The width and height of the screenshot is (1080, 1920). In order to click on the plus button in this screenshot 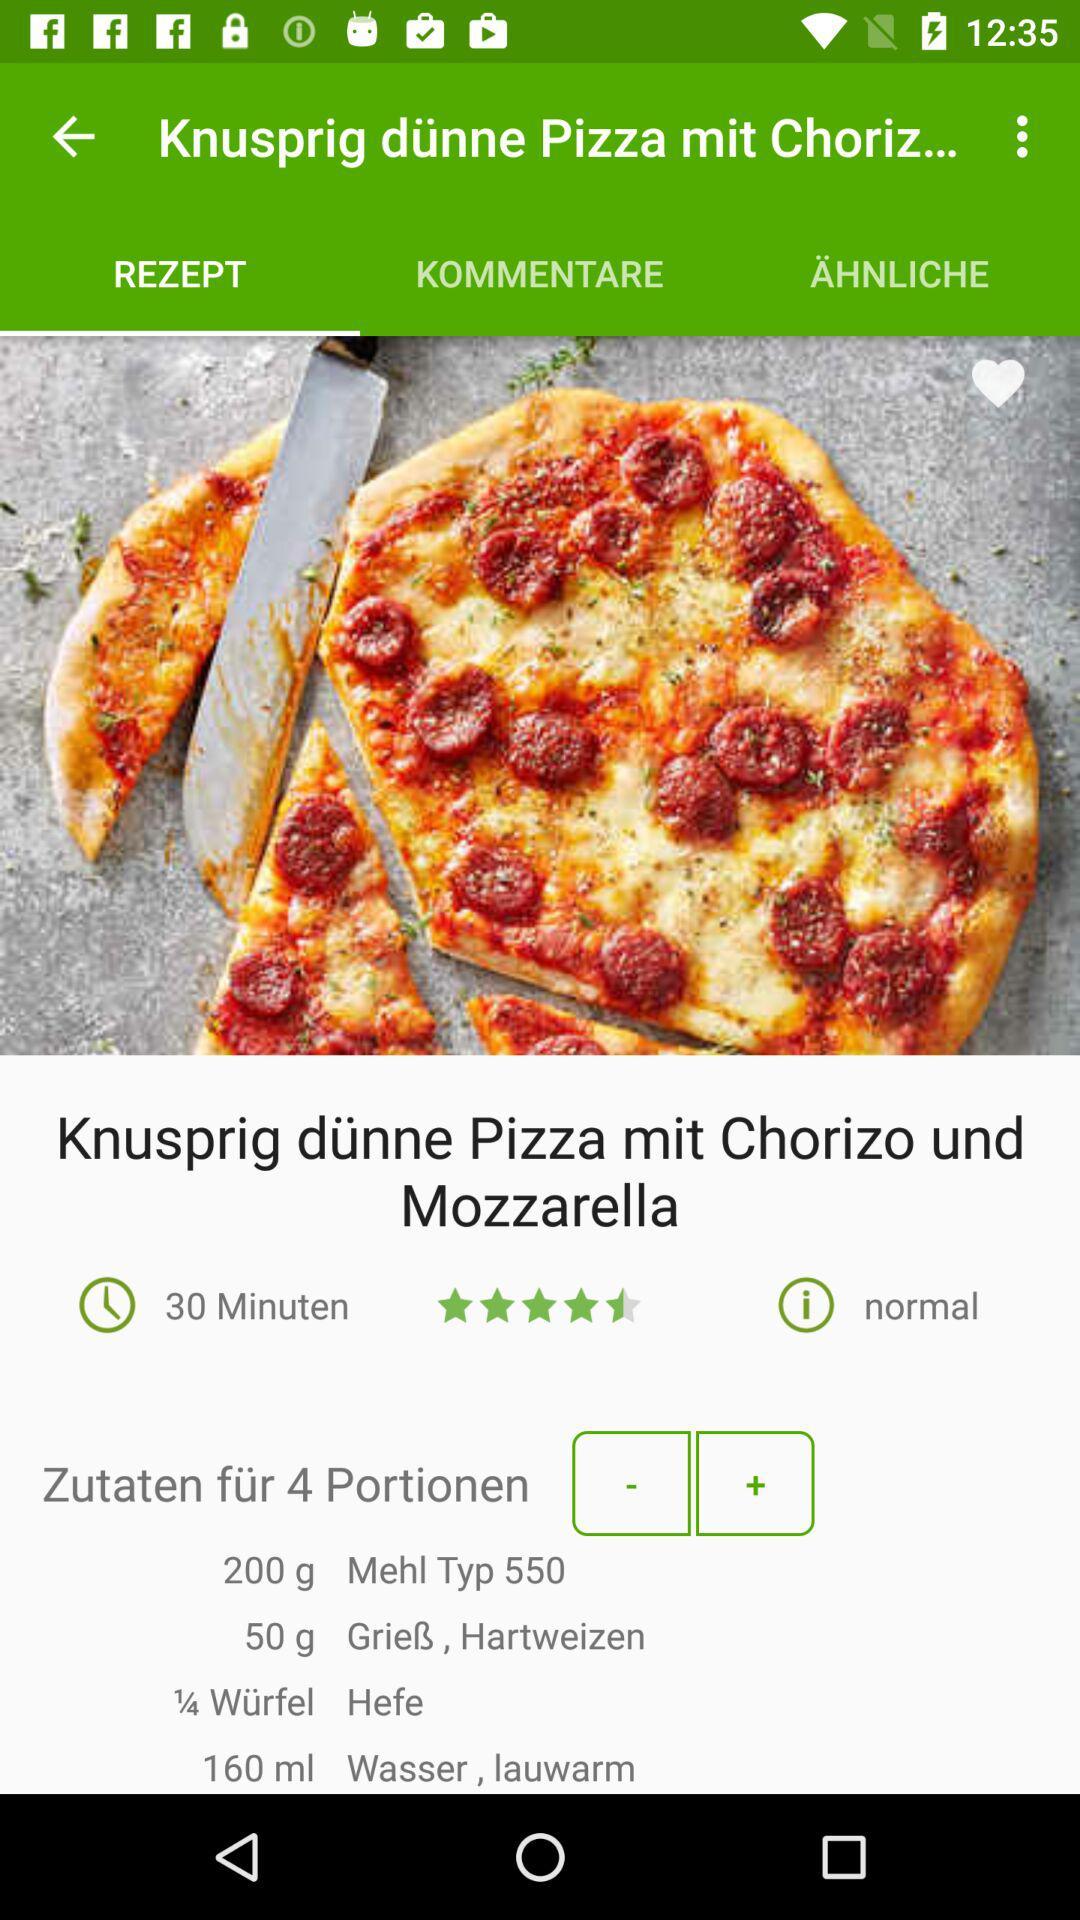, I will do `click(755, 1483)`.